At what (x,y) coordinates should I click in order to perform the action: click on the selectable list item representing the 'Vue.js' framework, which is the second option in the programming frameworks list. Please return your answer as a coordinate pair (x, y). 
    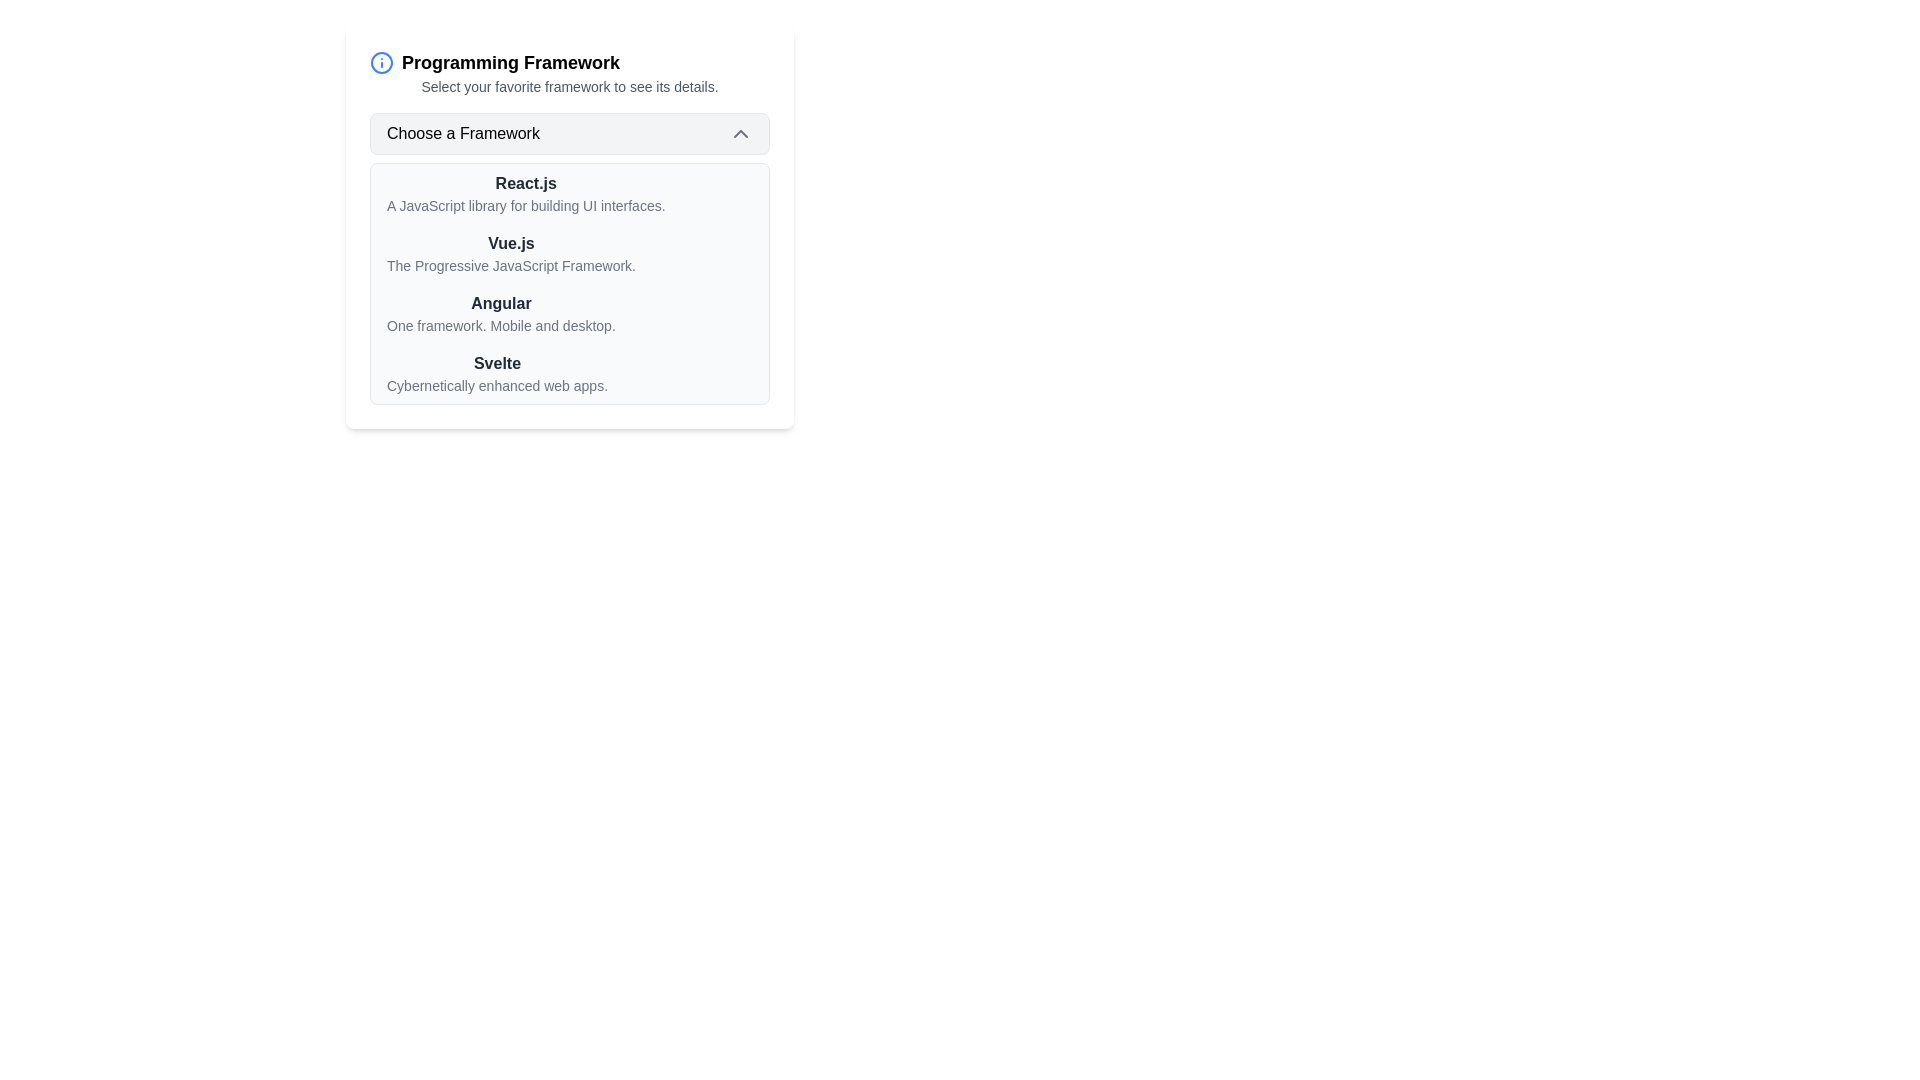
    Looking at the image, I should click on (569, 253).